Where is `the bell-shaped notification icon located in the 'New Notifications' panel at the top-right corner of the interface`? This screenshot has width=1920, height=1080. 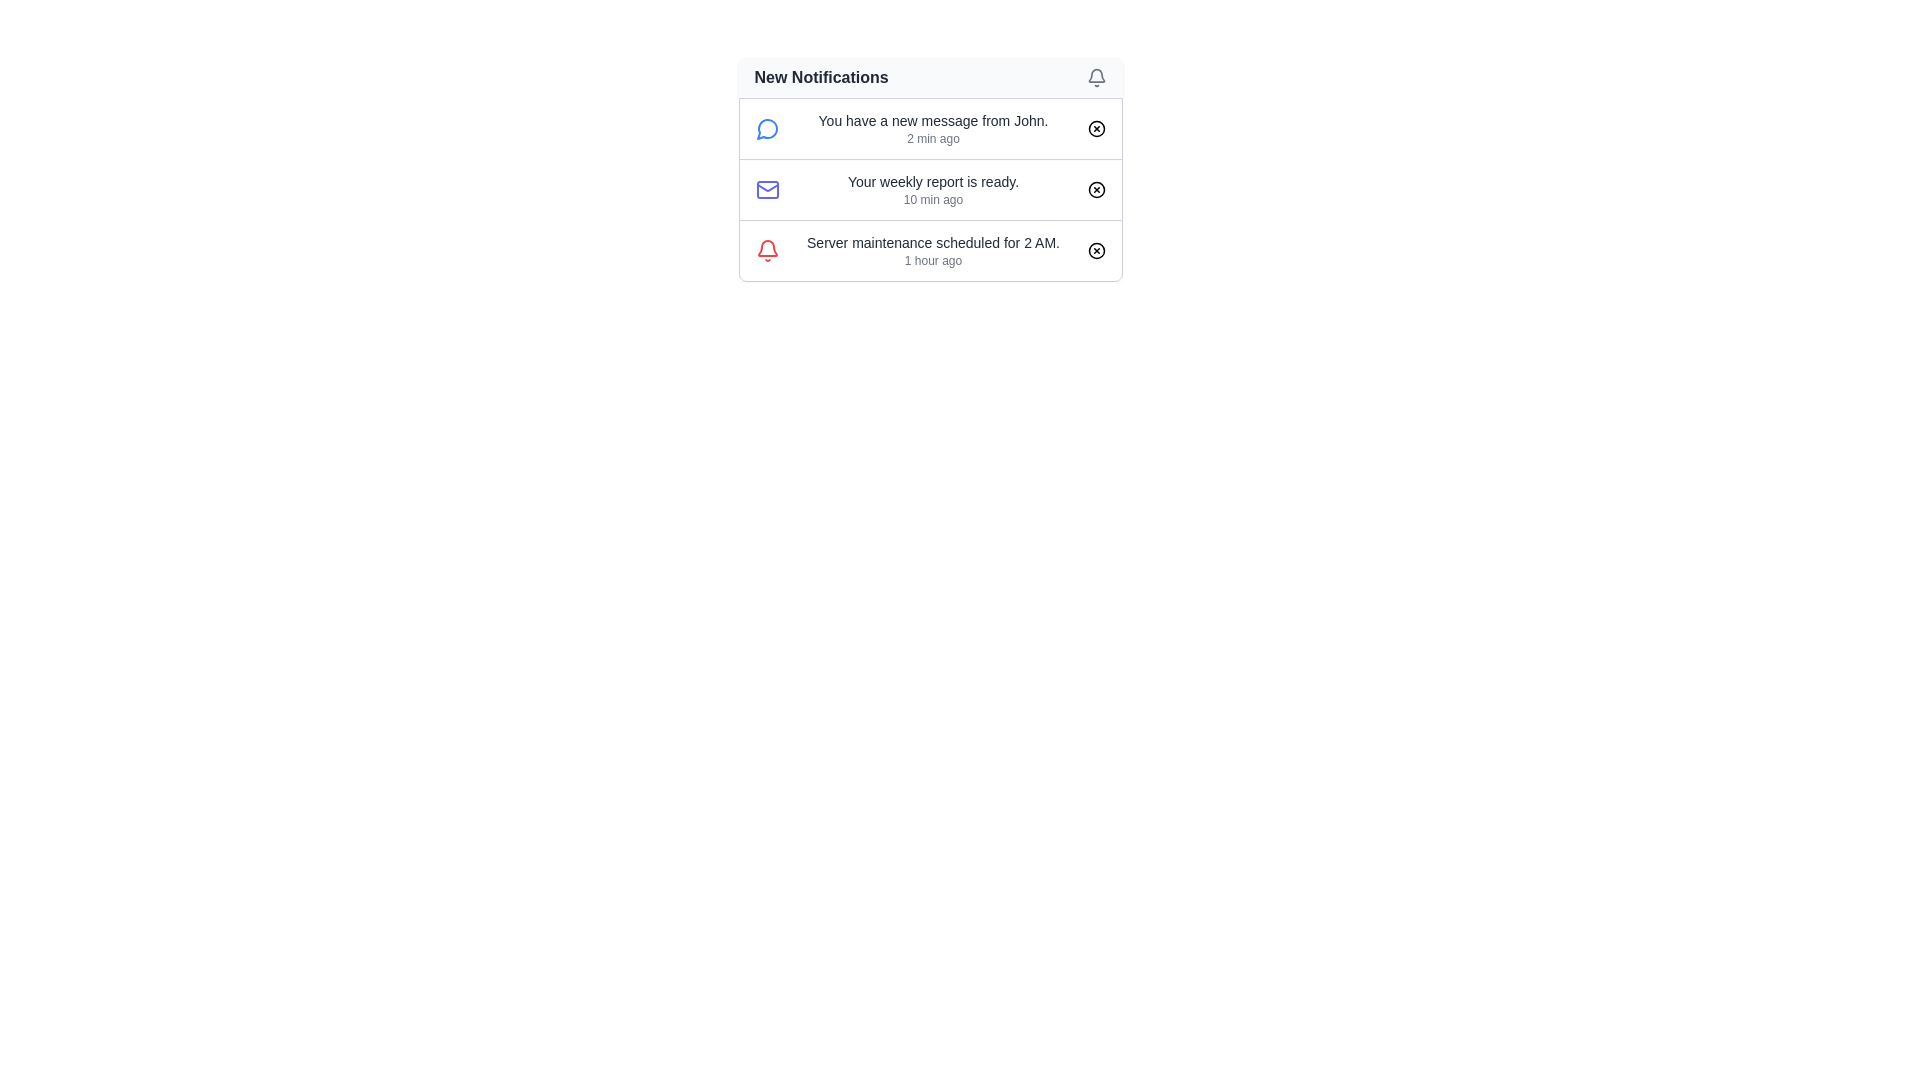 the bell-shaped notification icon located in the 'New Notifications' panel at the top-right corner of the interface is located at coordinates (1095, 74).